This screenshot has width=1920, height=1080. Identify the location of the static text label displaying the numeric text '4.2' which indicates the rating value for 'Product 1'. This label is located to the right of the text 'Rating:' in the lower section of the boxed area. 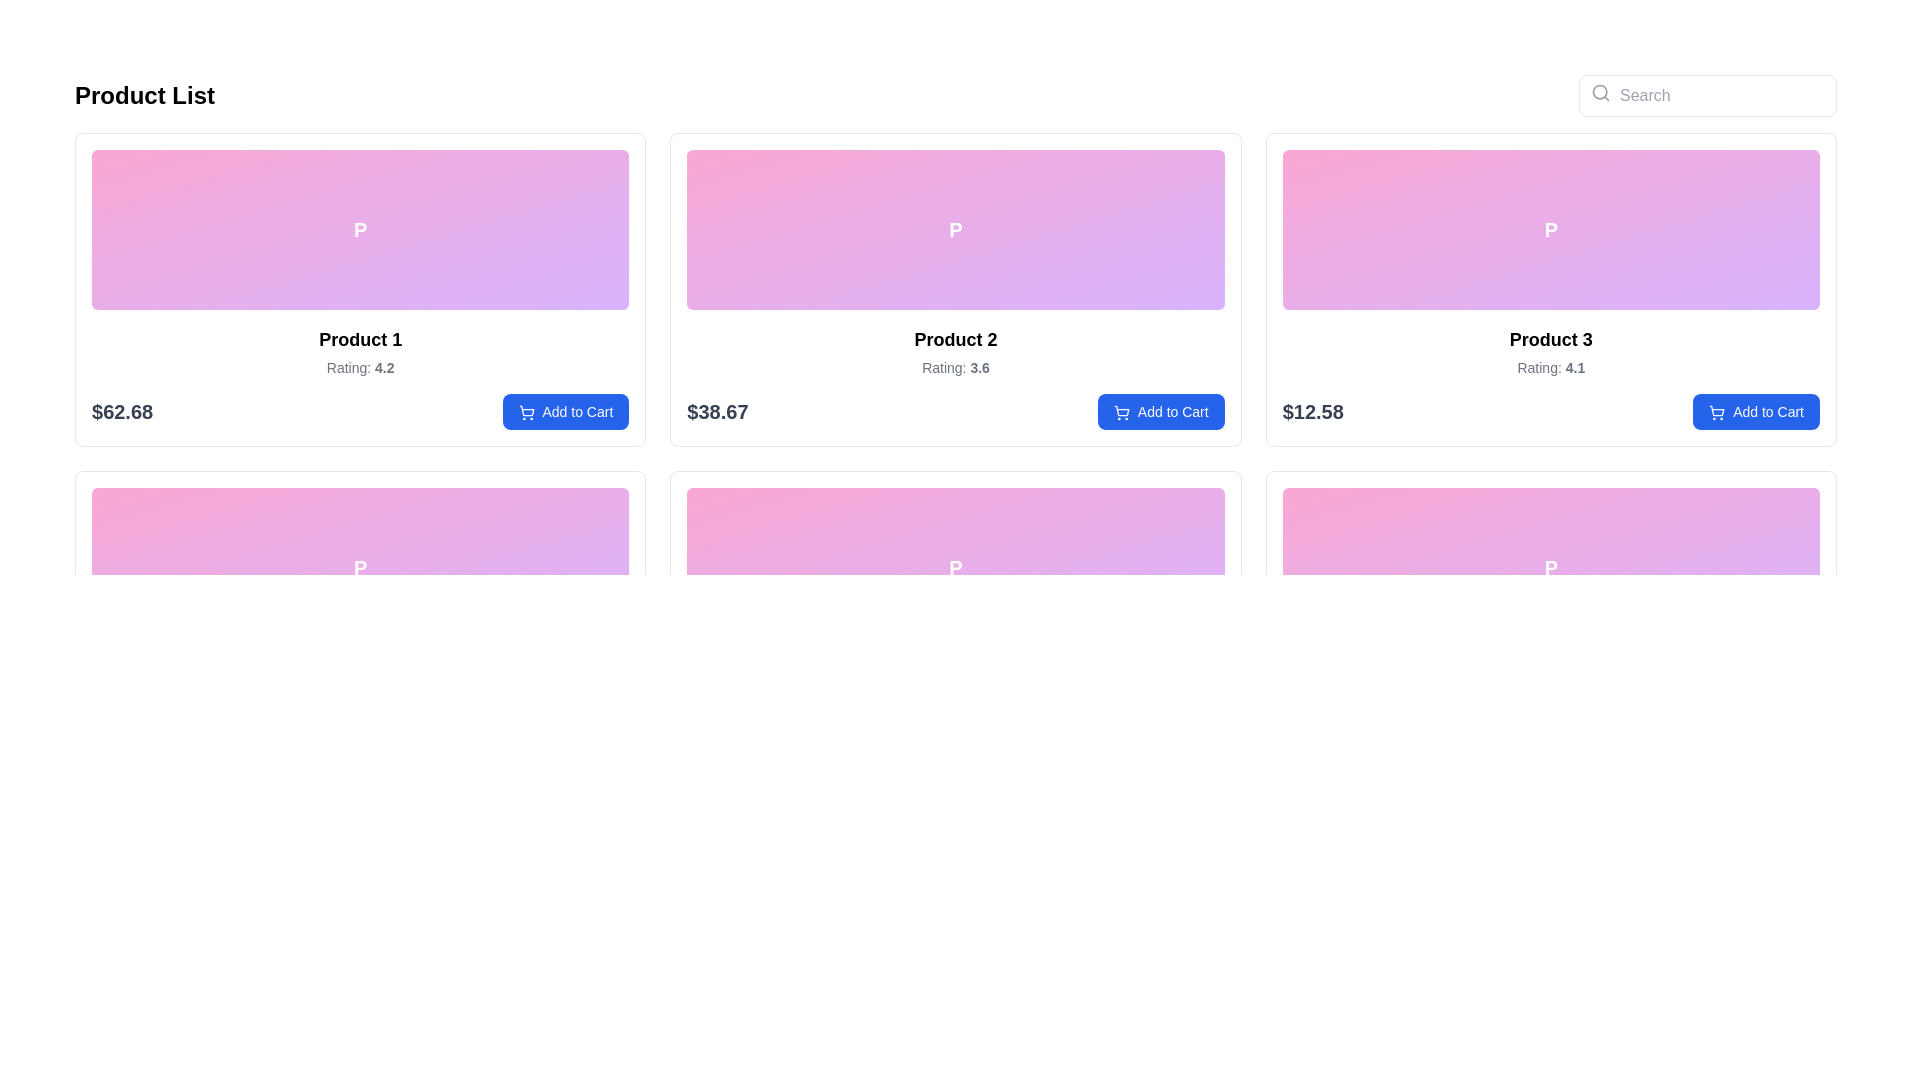
(384, 367).